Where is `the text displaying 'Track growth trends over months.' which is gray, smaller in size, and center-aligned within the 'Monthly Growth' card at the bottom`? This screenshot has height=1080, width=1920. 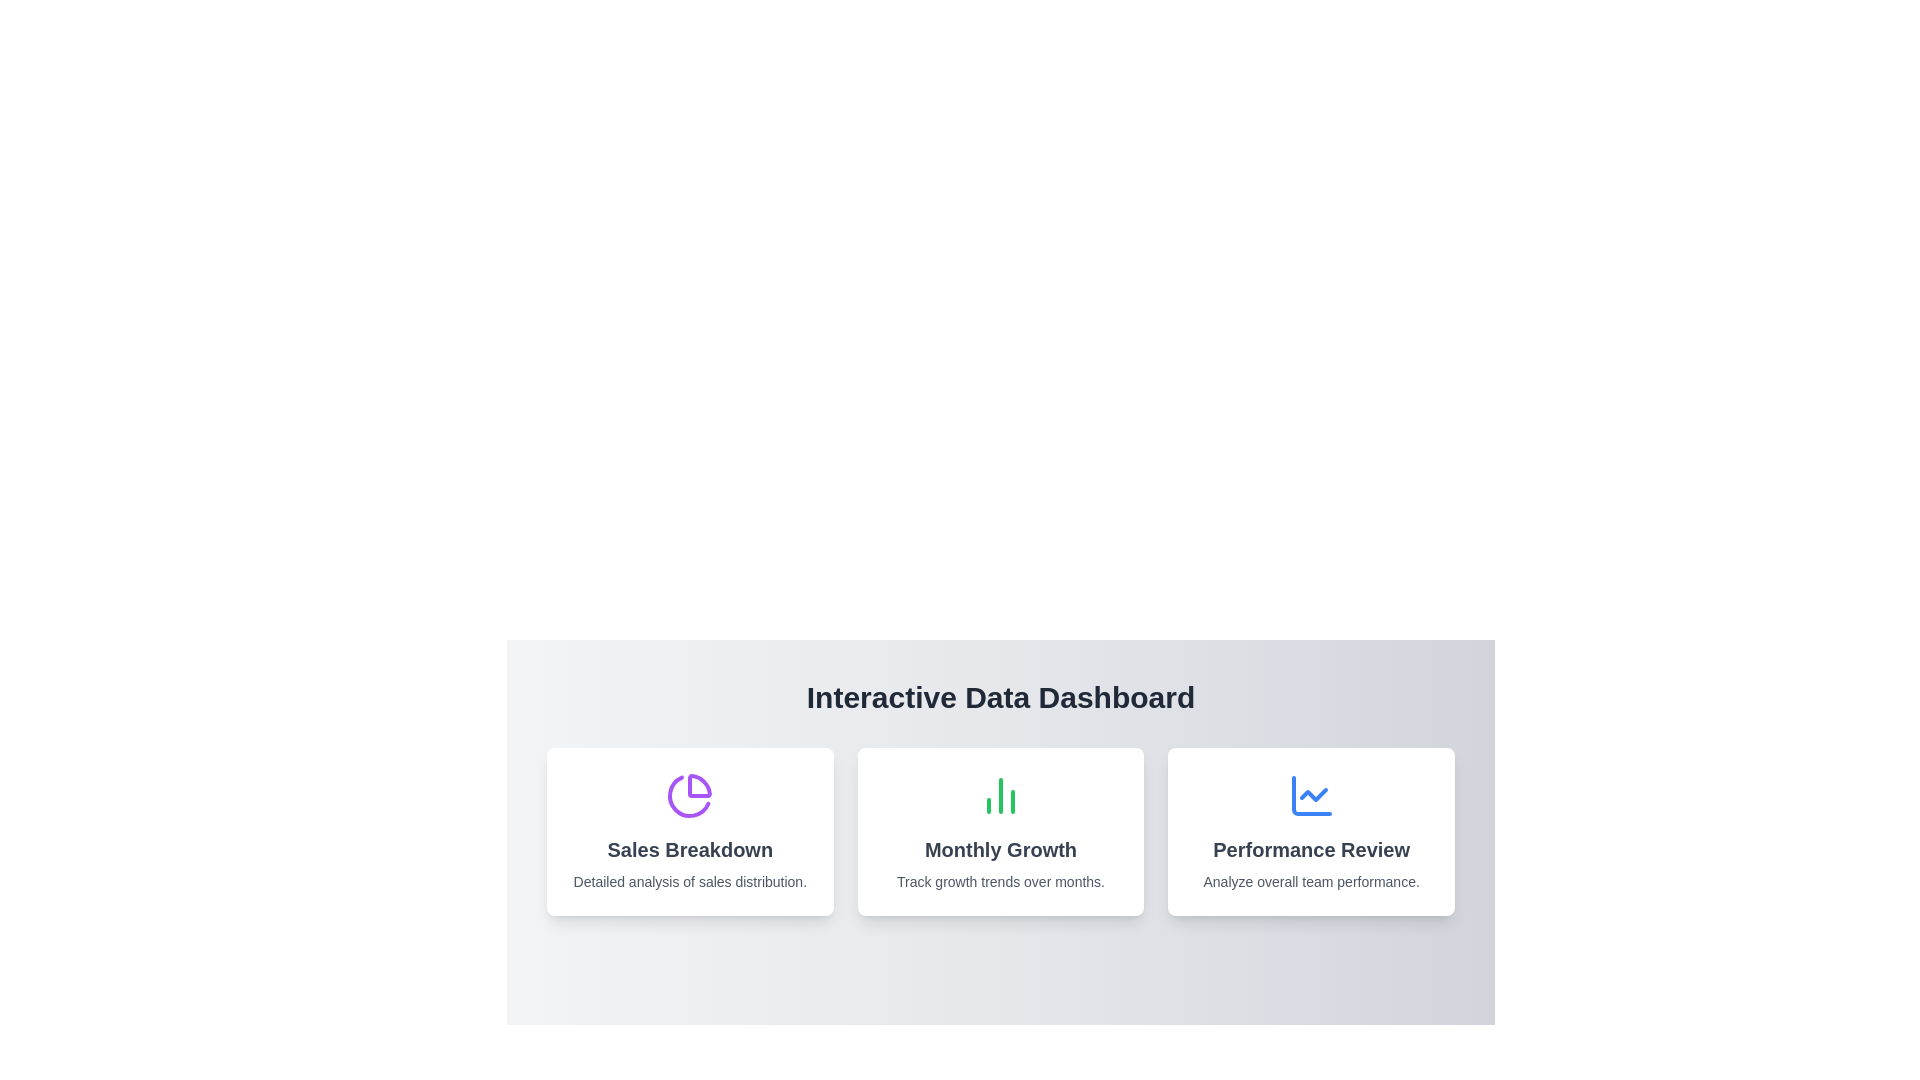 the text displaying 'Track growth trends over months.' which is gray, smaller in size, and center-aligned within the 'Monthly Growth' card at the bottom is located at coordinates (1000, 881).